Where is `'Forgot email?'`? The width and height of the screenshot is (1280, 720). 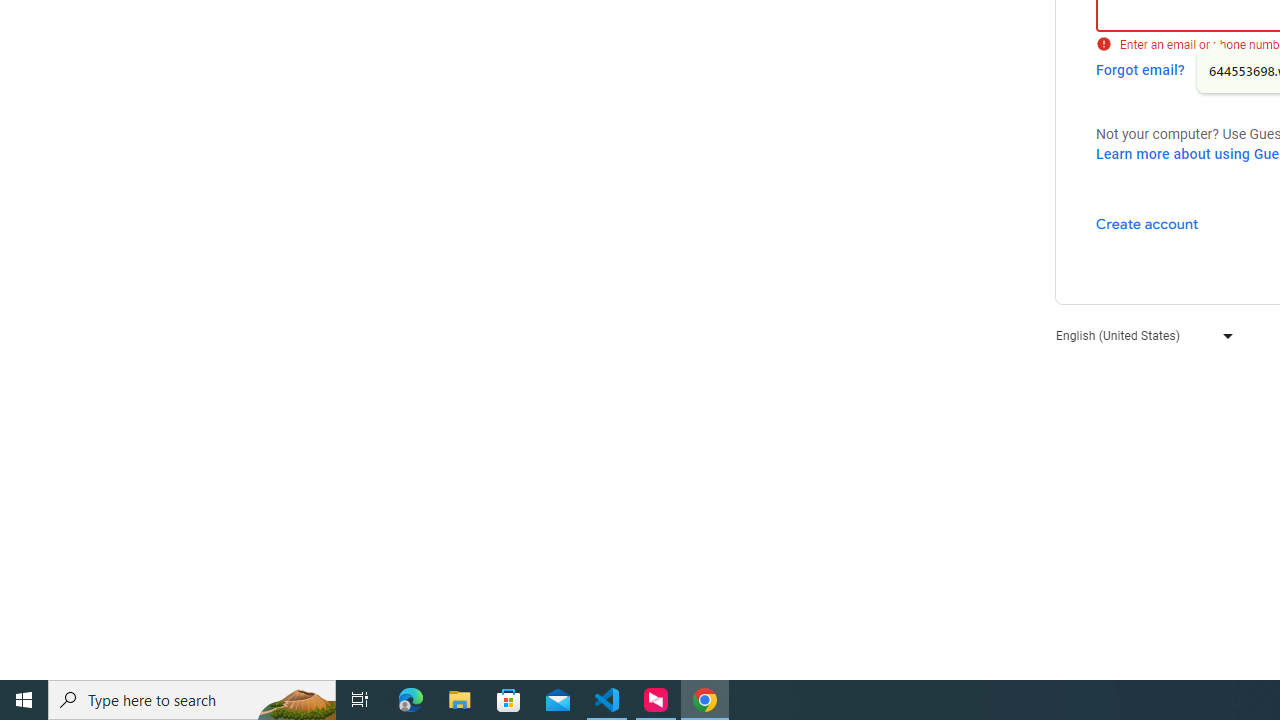
'Forgot email?' is located at coordinates (1140, 68).